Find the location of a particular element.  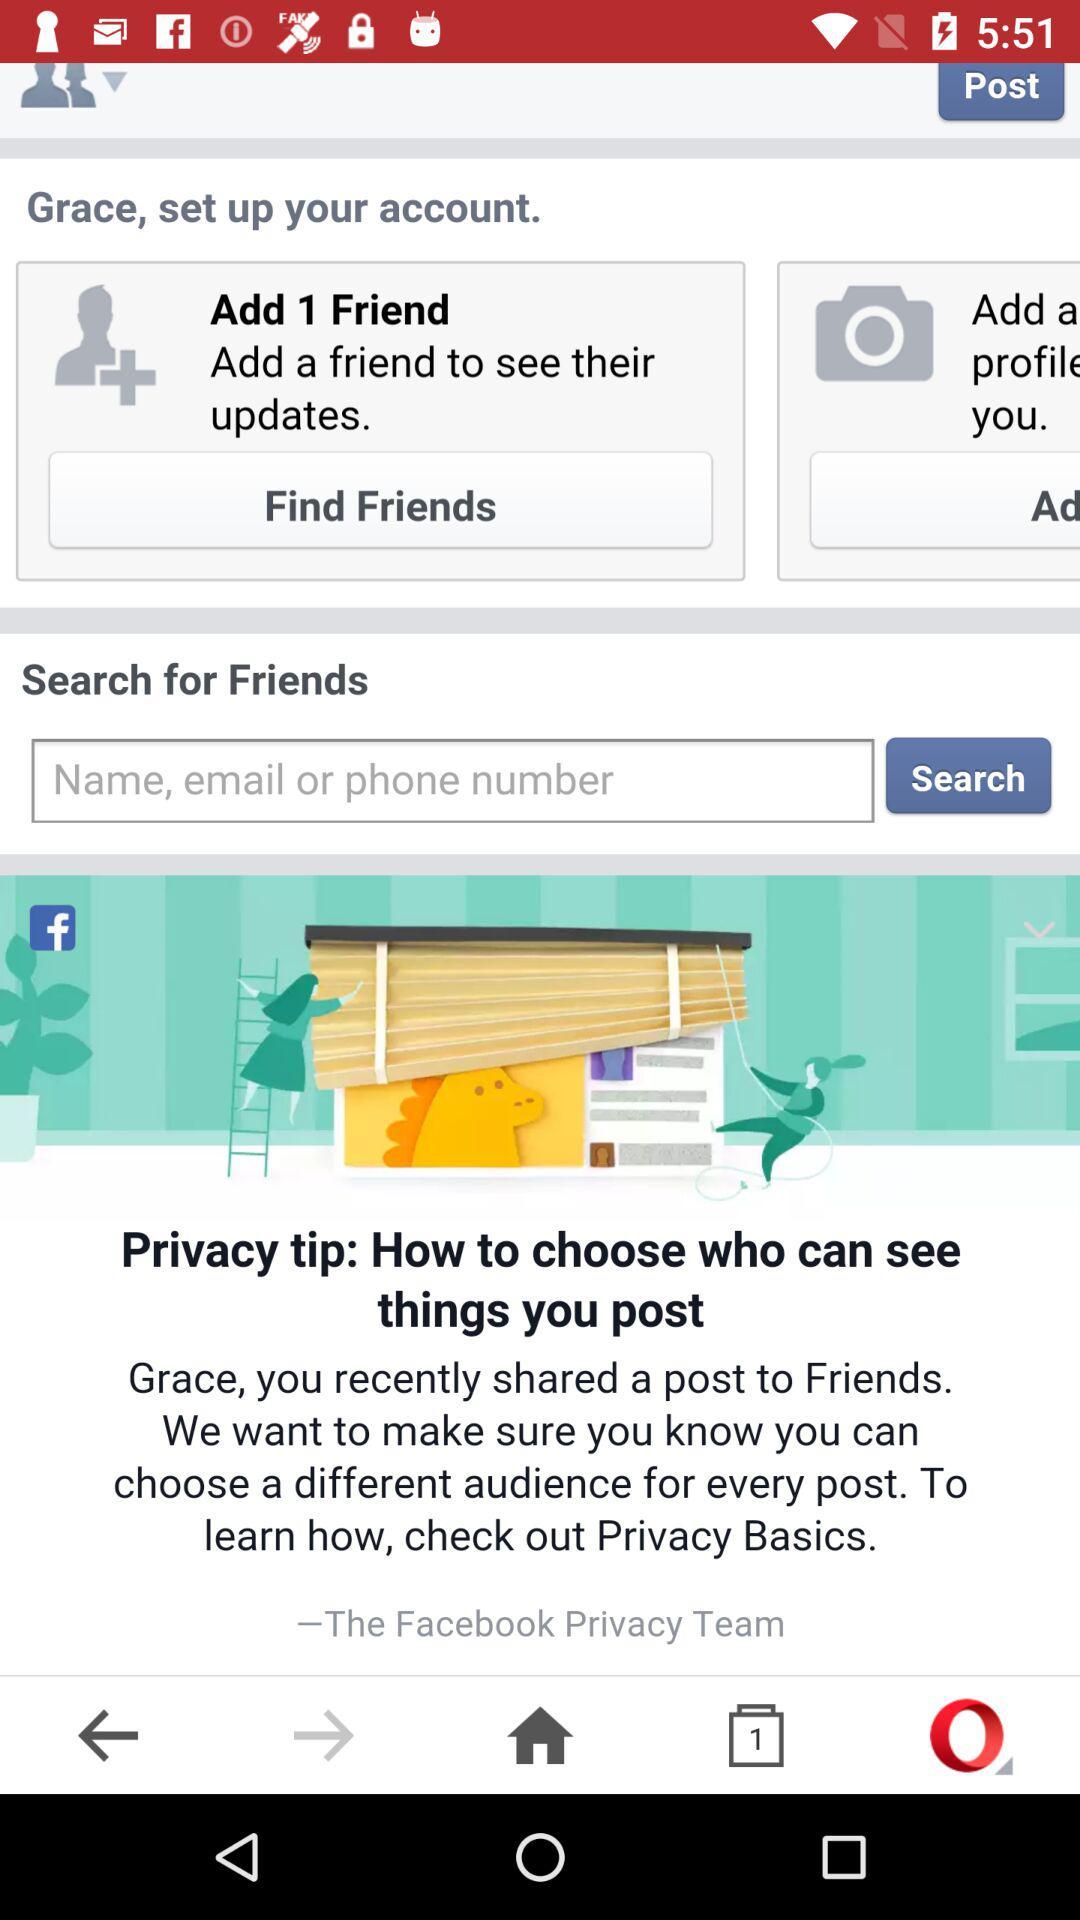

the arrow_backward icon is located at coordinates (108, 1734).